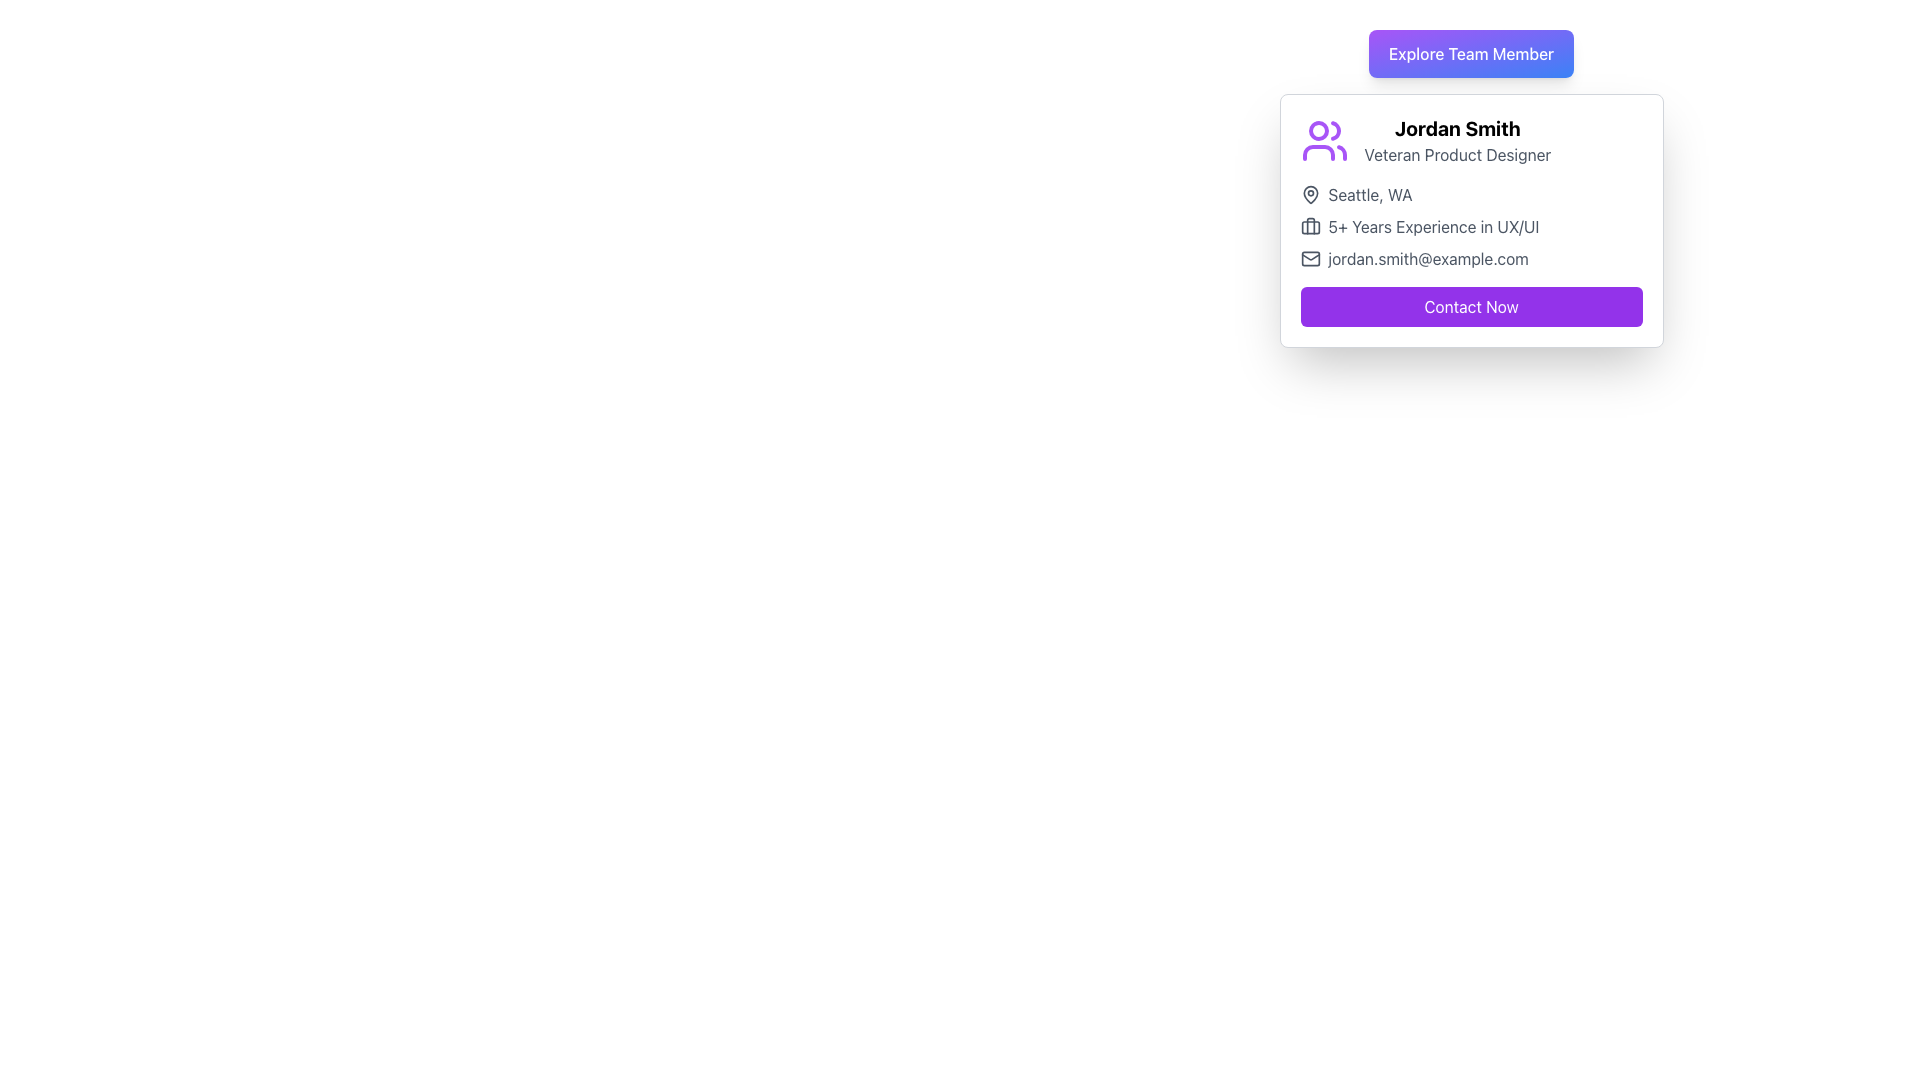 This screenshot has width=1920, height=1080. What do you see at coordinates (1471, 226) in the screenshot?
I see `summarized professional information about the user displayed in the Information Grouping section of the profile card, located below the header with the name 'Jordan Smith' and title 'Veteran Product Designer'` at bounding box center [1471, 226].